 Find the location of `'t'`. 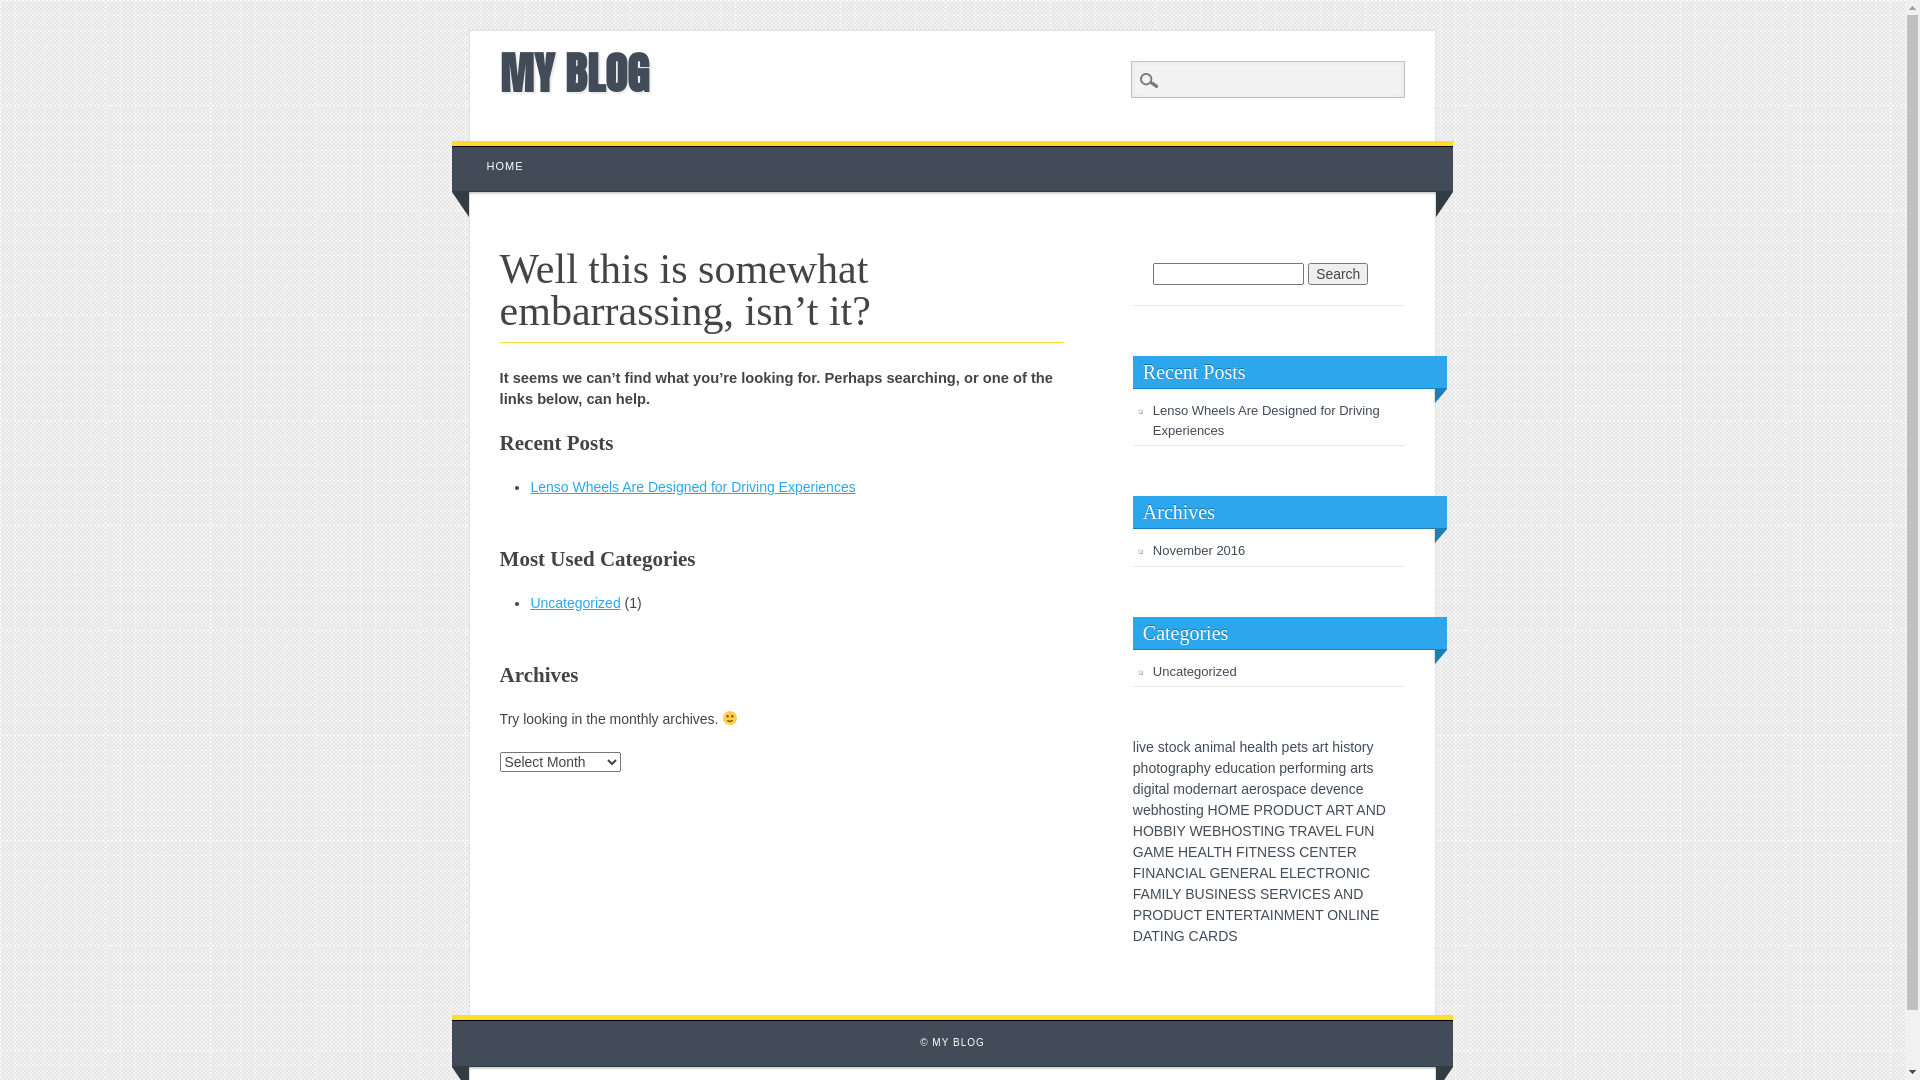

't' is located at coordinates (1266, 747).